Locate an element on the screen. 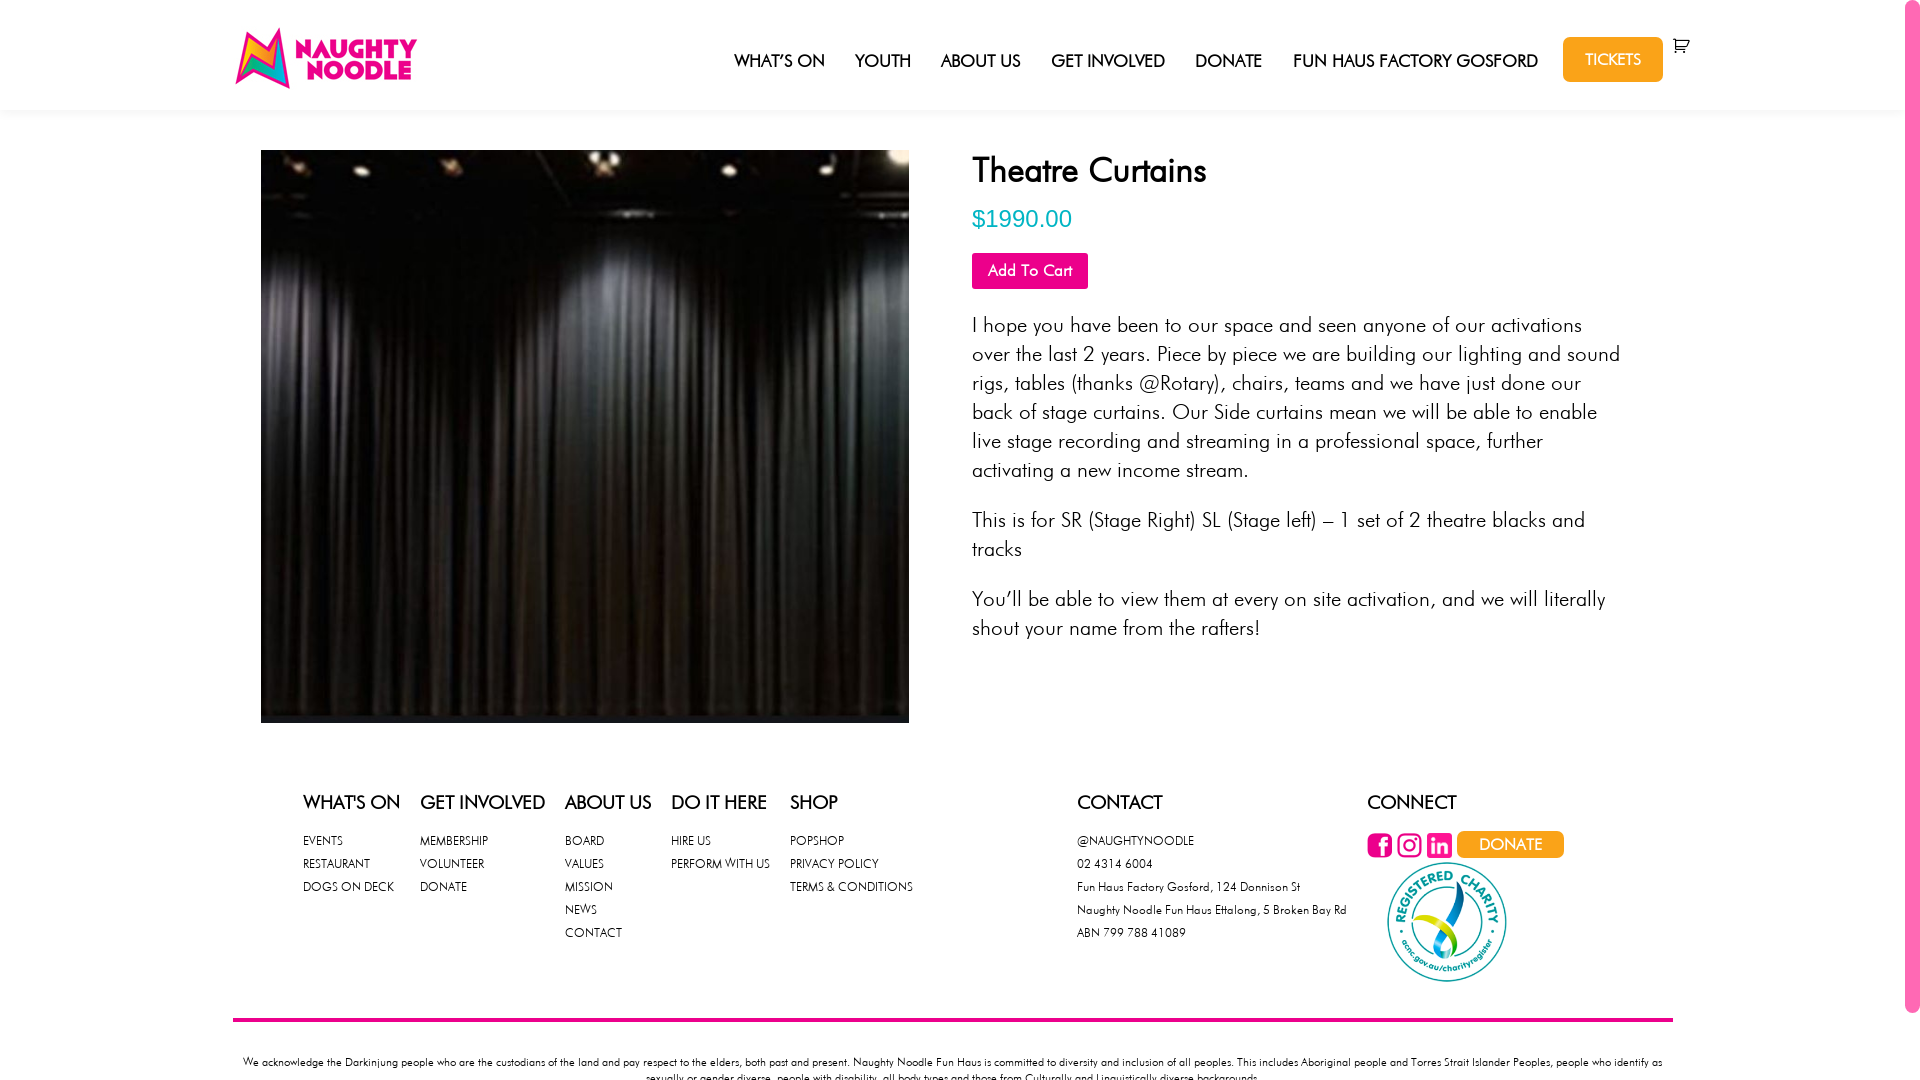  'EVENTS' is located at coordinates (321, 840).